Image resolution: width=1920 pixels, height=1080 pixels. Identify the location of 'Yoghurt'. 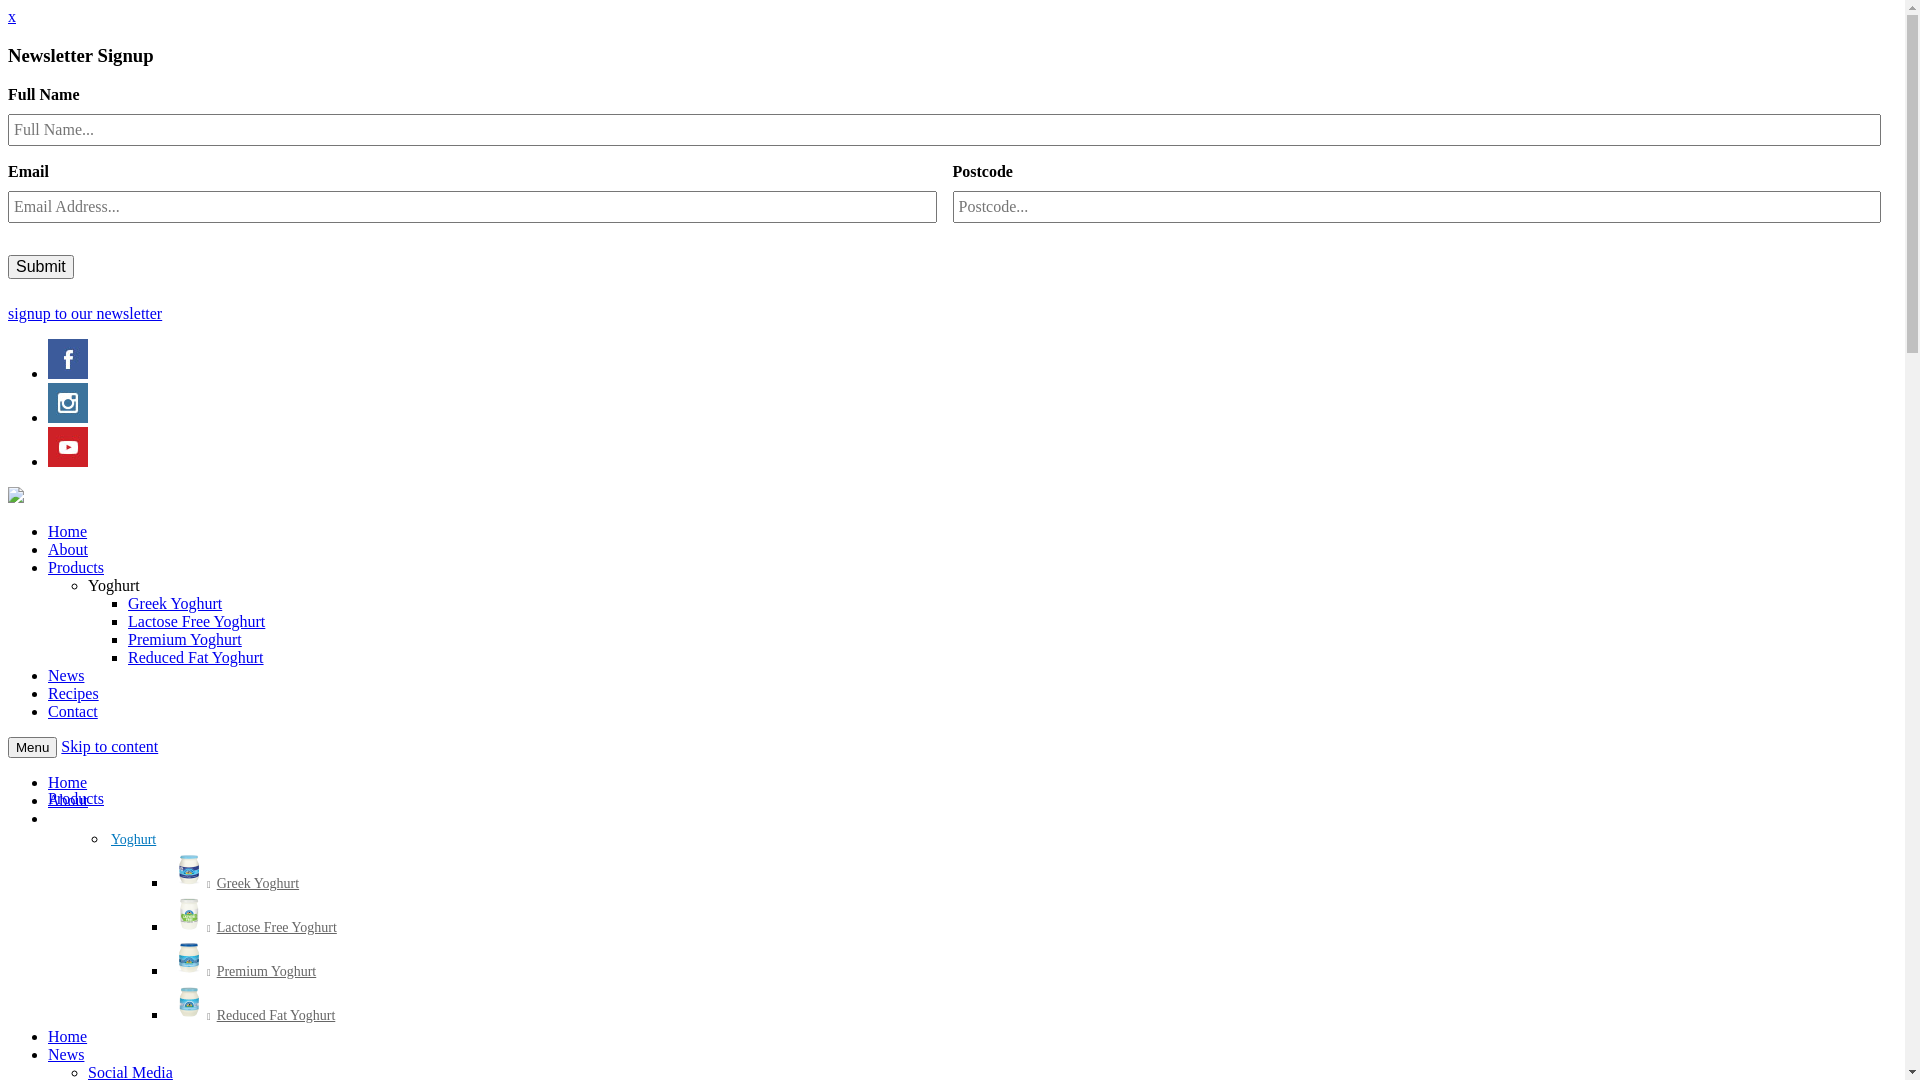
(132, 840).